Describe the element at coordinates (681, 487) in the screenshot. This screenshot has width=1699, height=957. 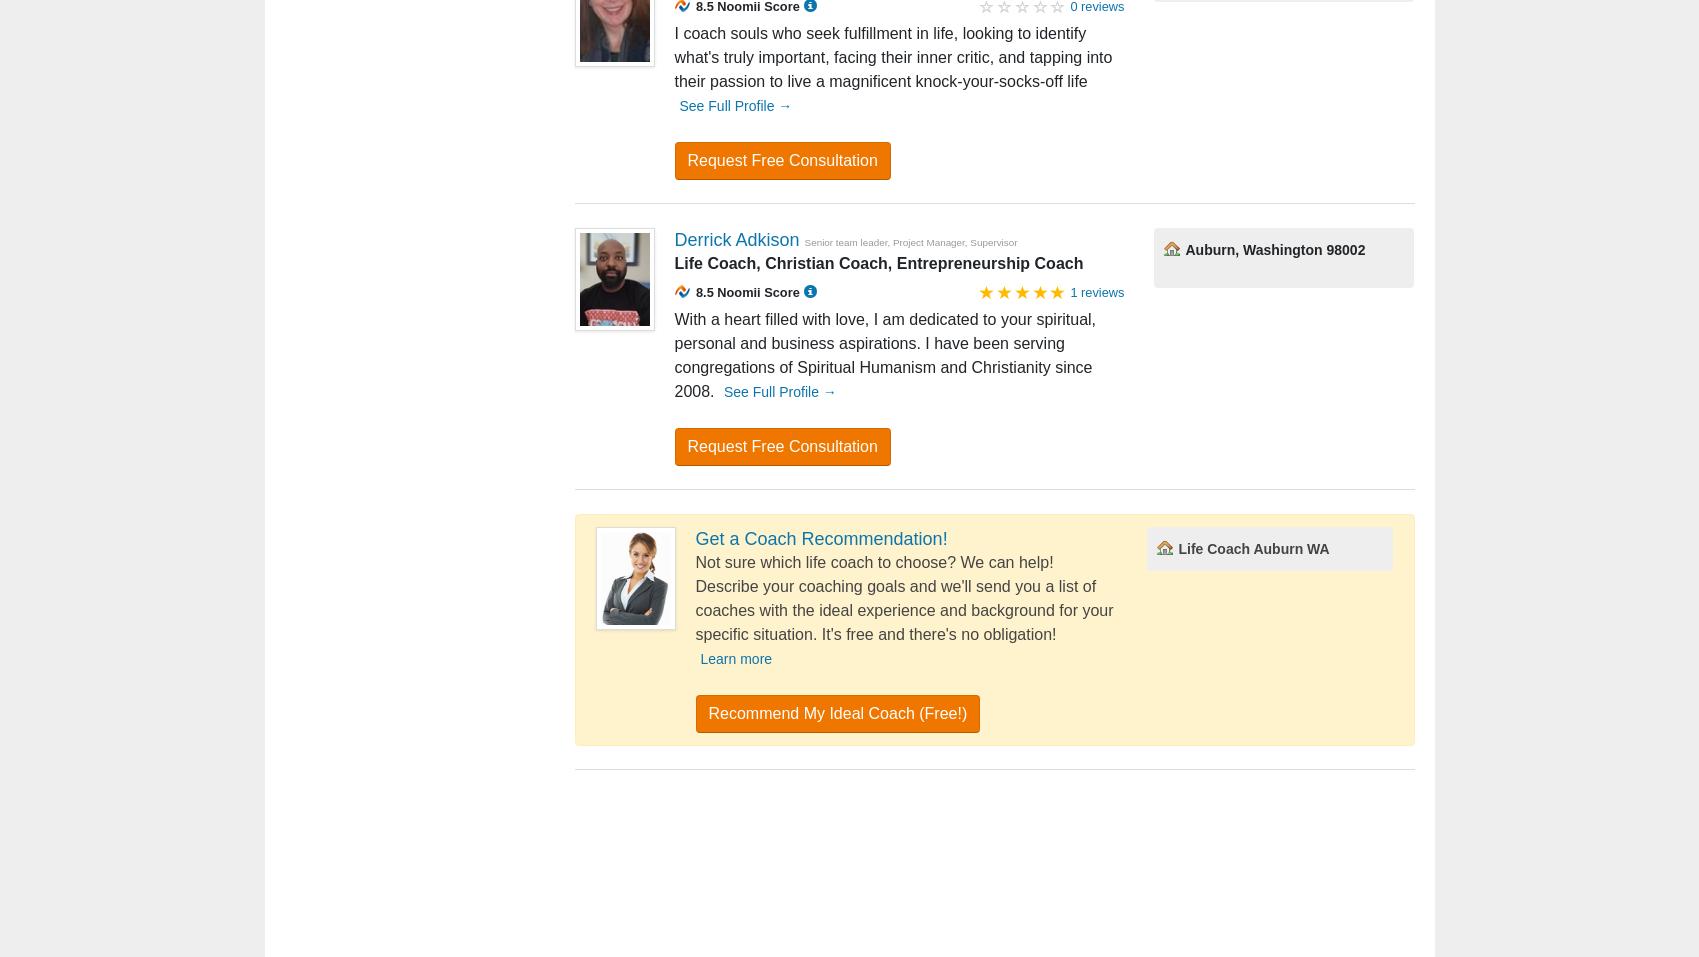
I see `'1'` at that location.